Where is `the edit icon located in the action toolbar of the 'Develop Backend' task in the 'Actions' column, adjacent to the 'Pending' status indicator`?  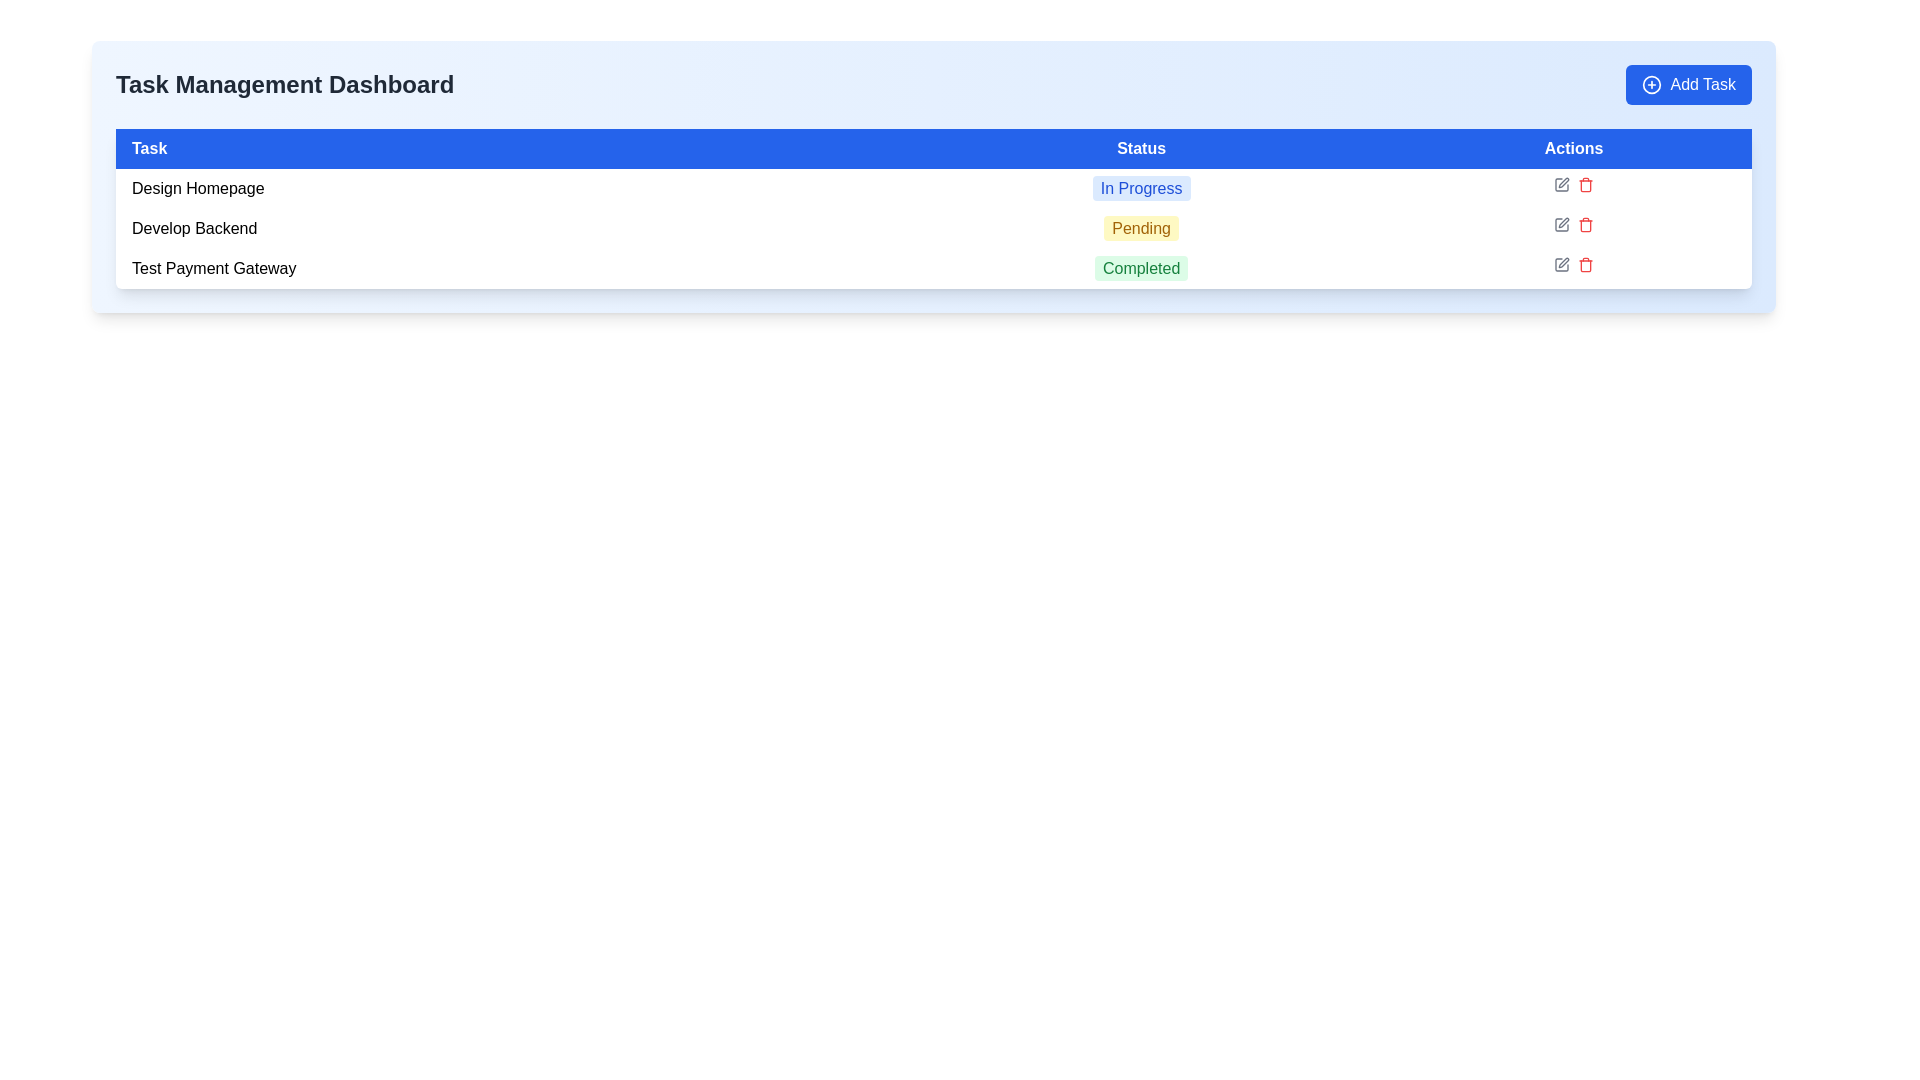 the edit icon located in the action toolbar of the 'Develop Backend' task in the 'Actions' column, adjacent to the 'Pending' status indicator is located at coordinates (1573, 224).